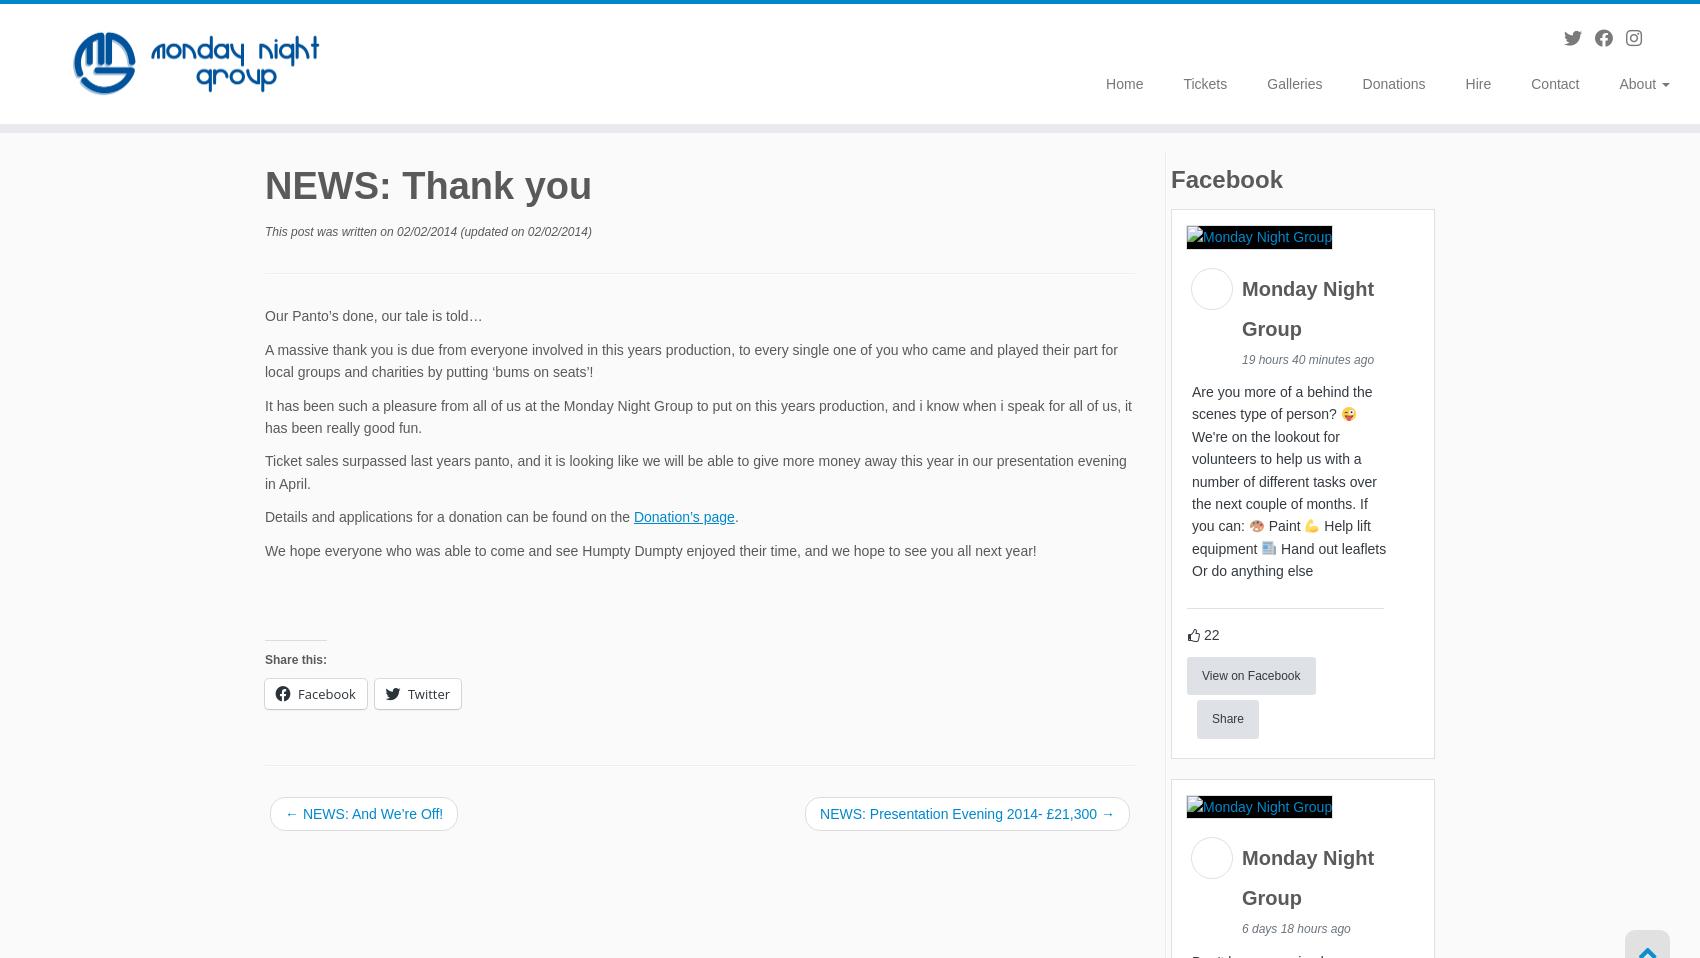  I want to click on 'Twitter', so click(405, 696).